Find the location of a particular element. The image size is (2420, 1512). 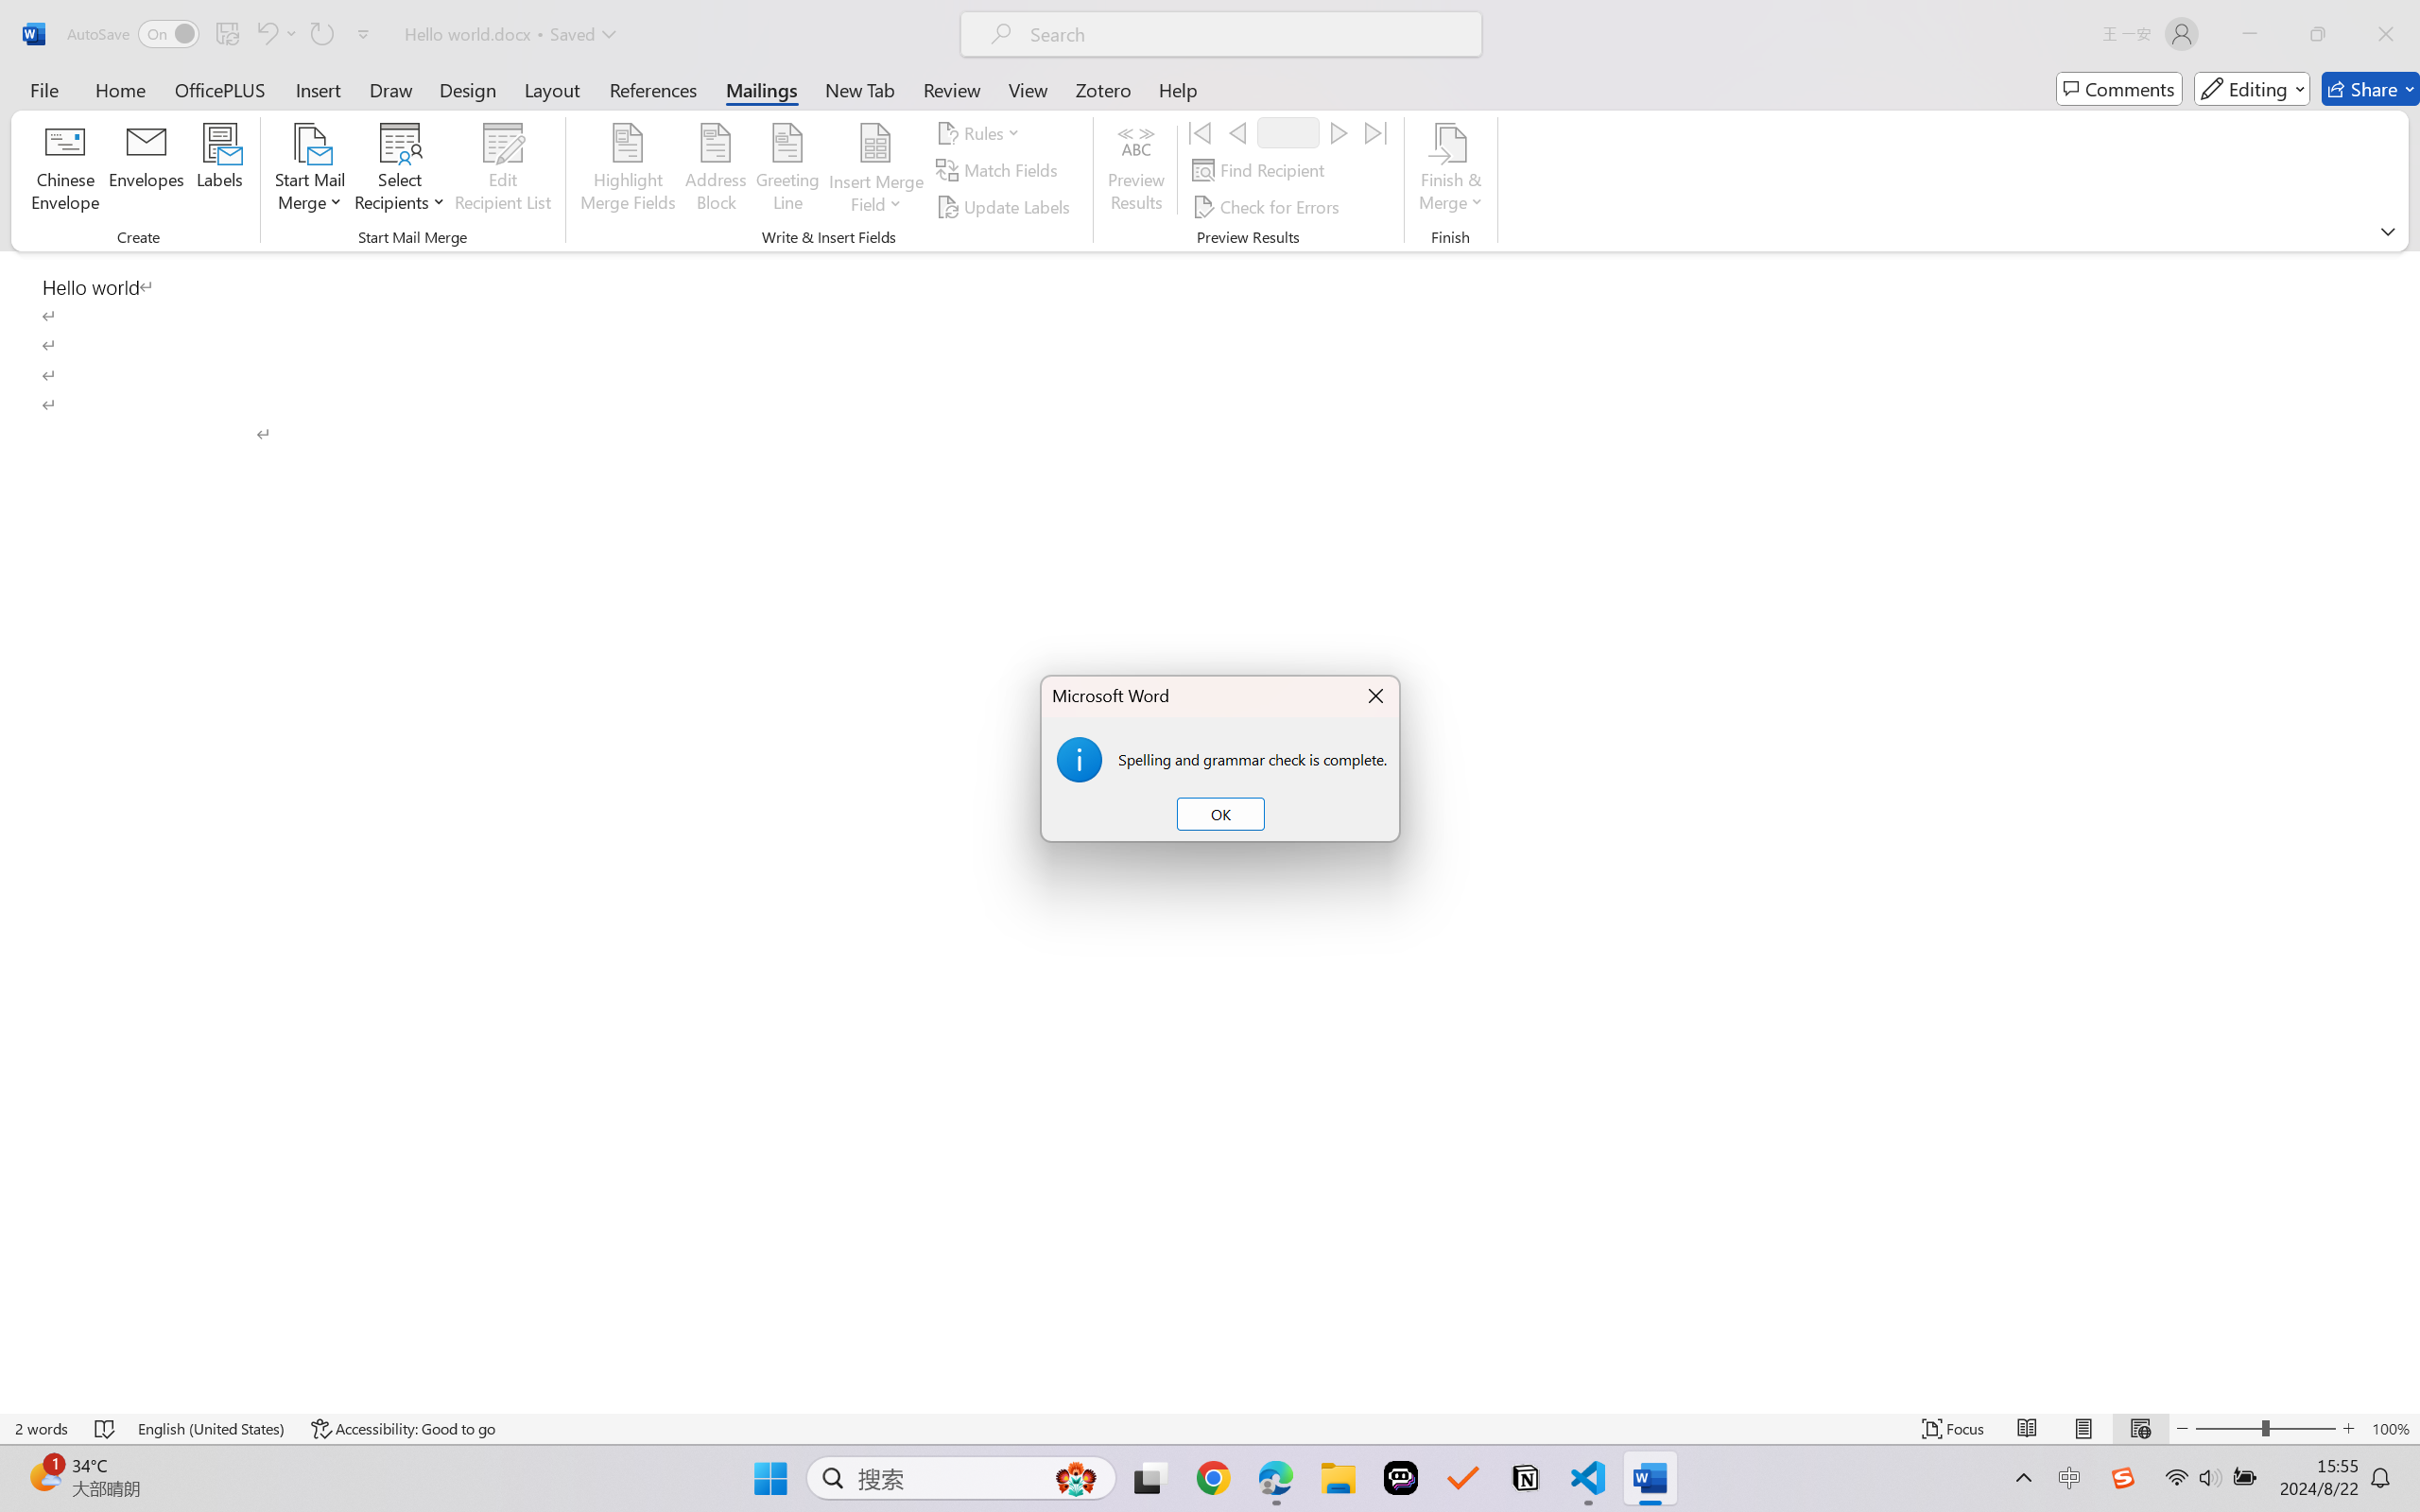

'Check for Errors...' is located at coordinates (1269, 207).